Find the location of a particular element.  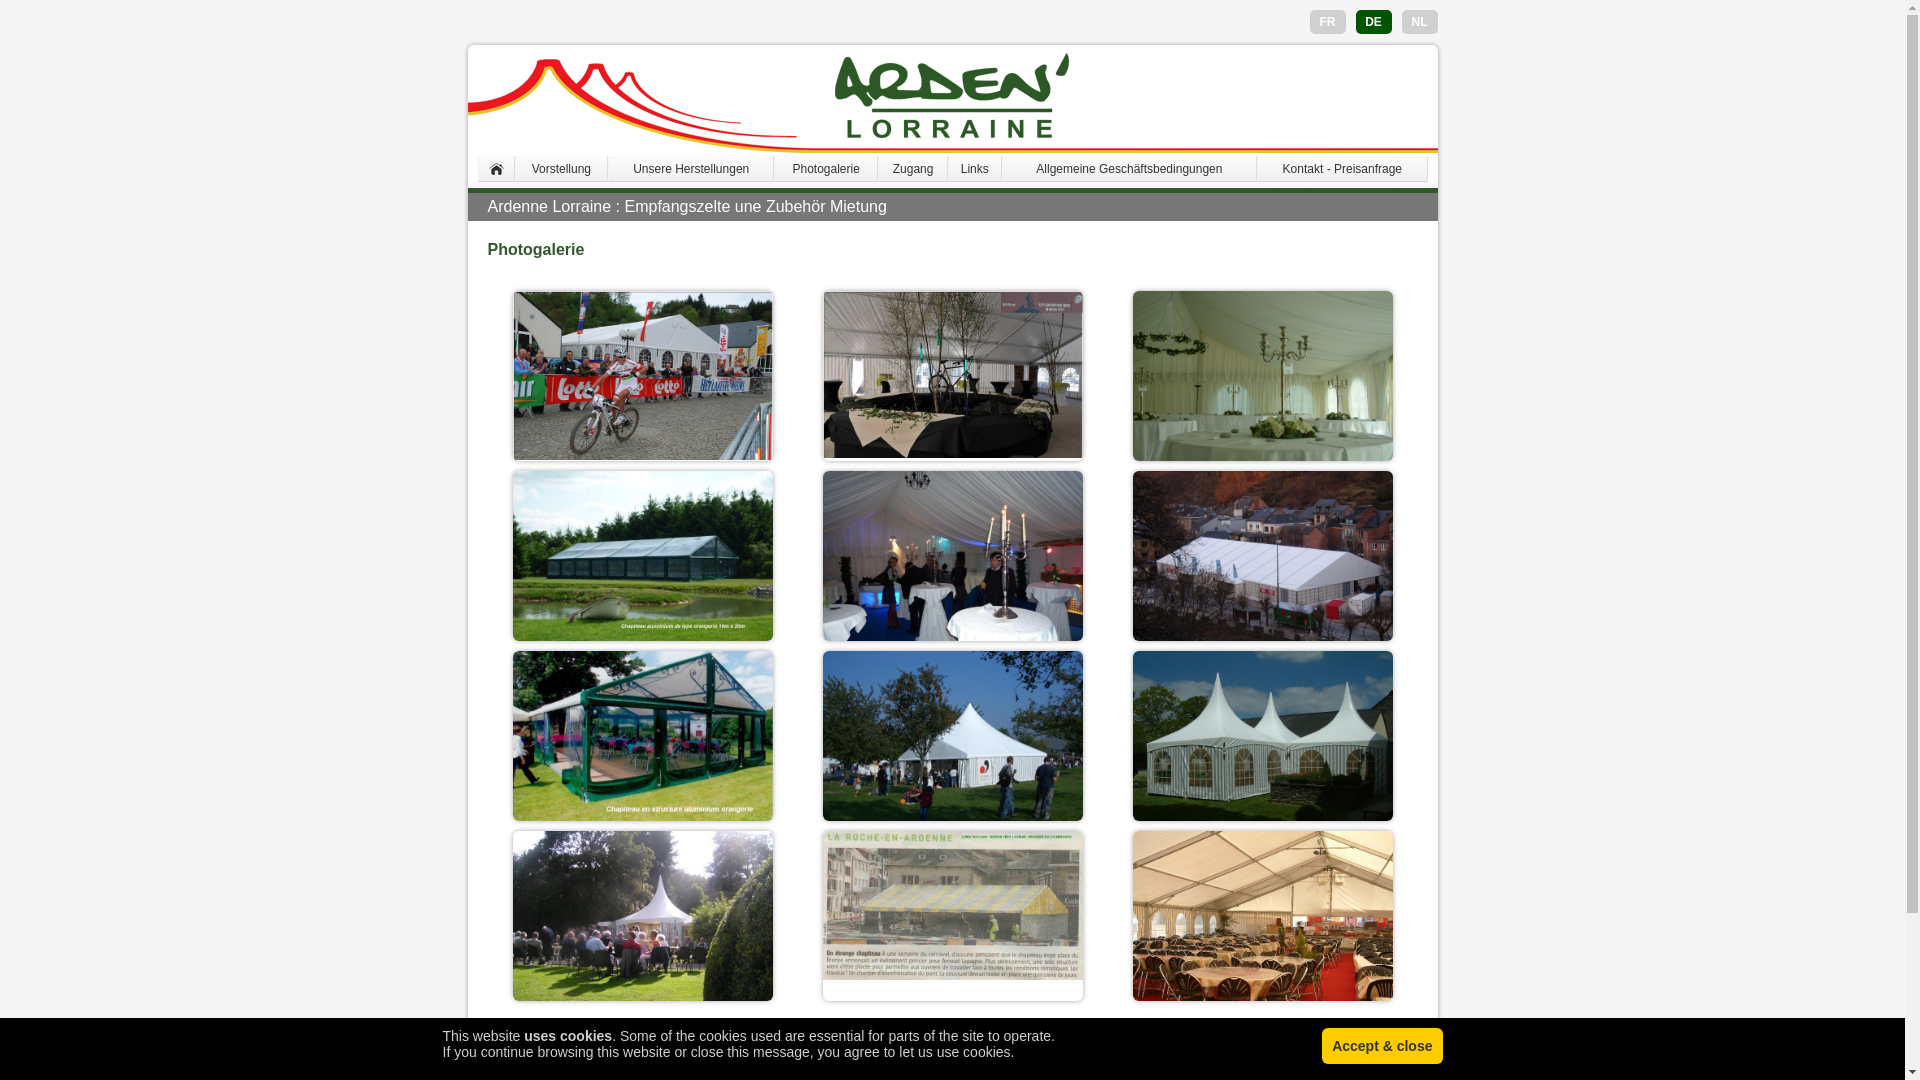

'NL' is located at coordinates (1419, 22).